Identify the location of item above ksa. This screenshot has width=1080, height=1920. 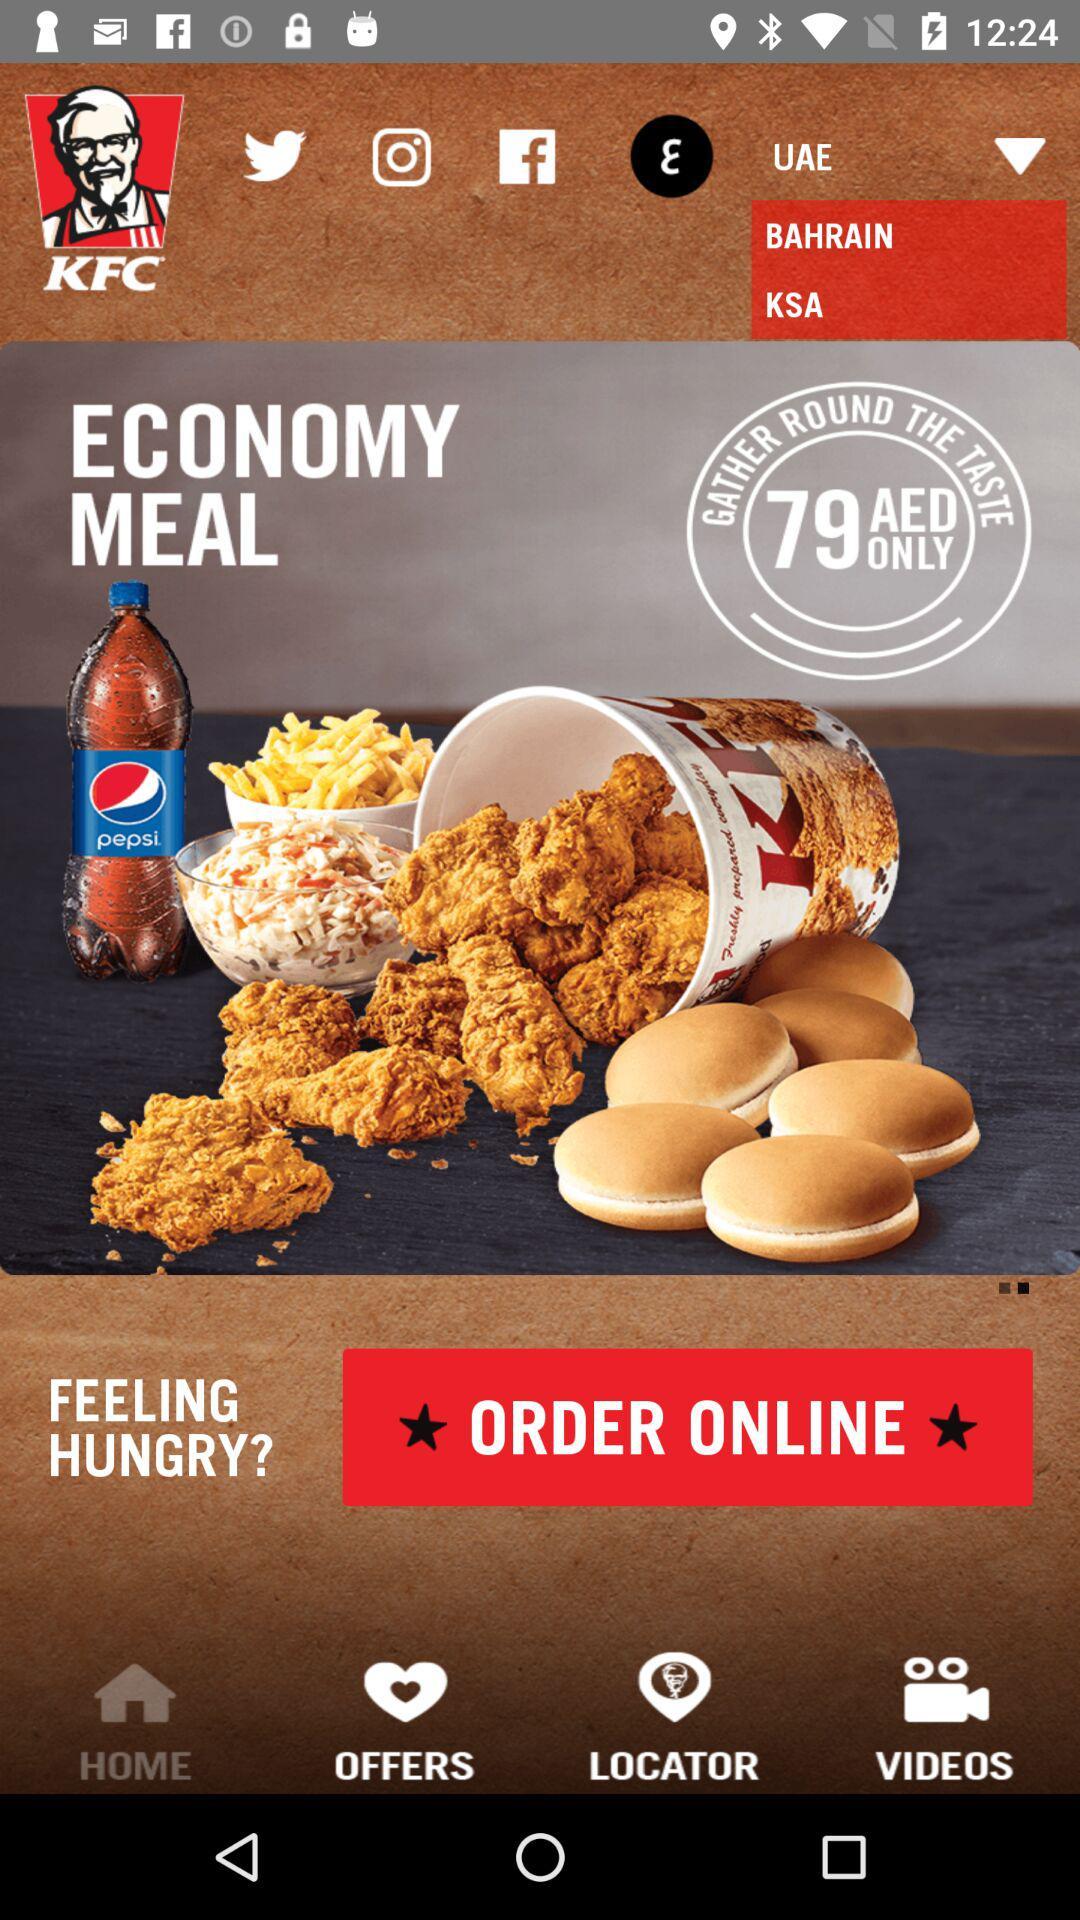
(671, 155).